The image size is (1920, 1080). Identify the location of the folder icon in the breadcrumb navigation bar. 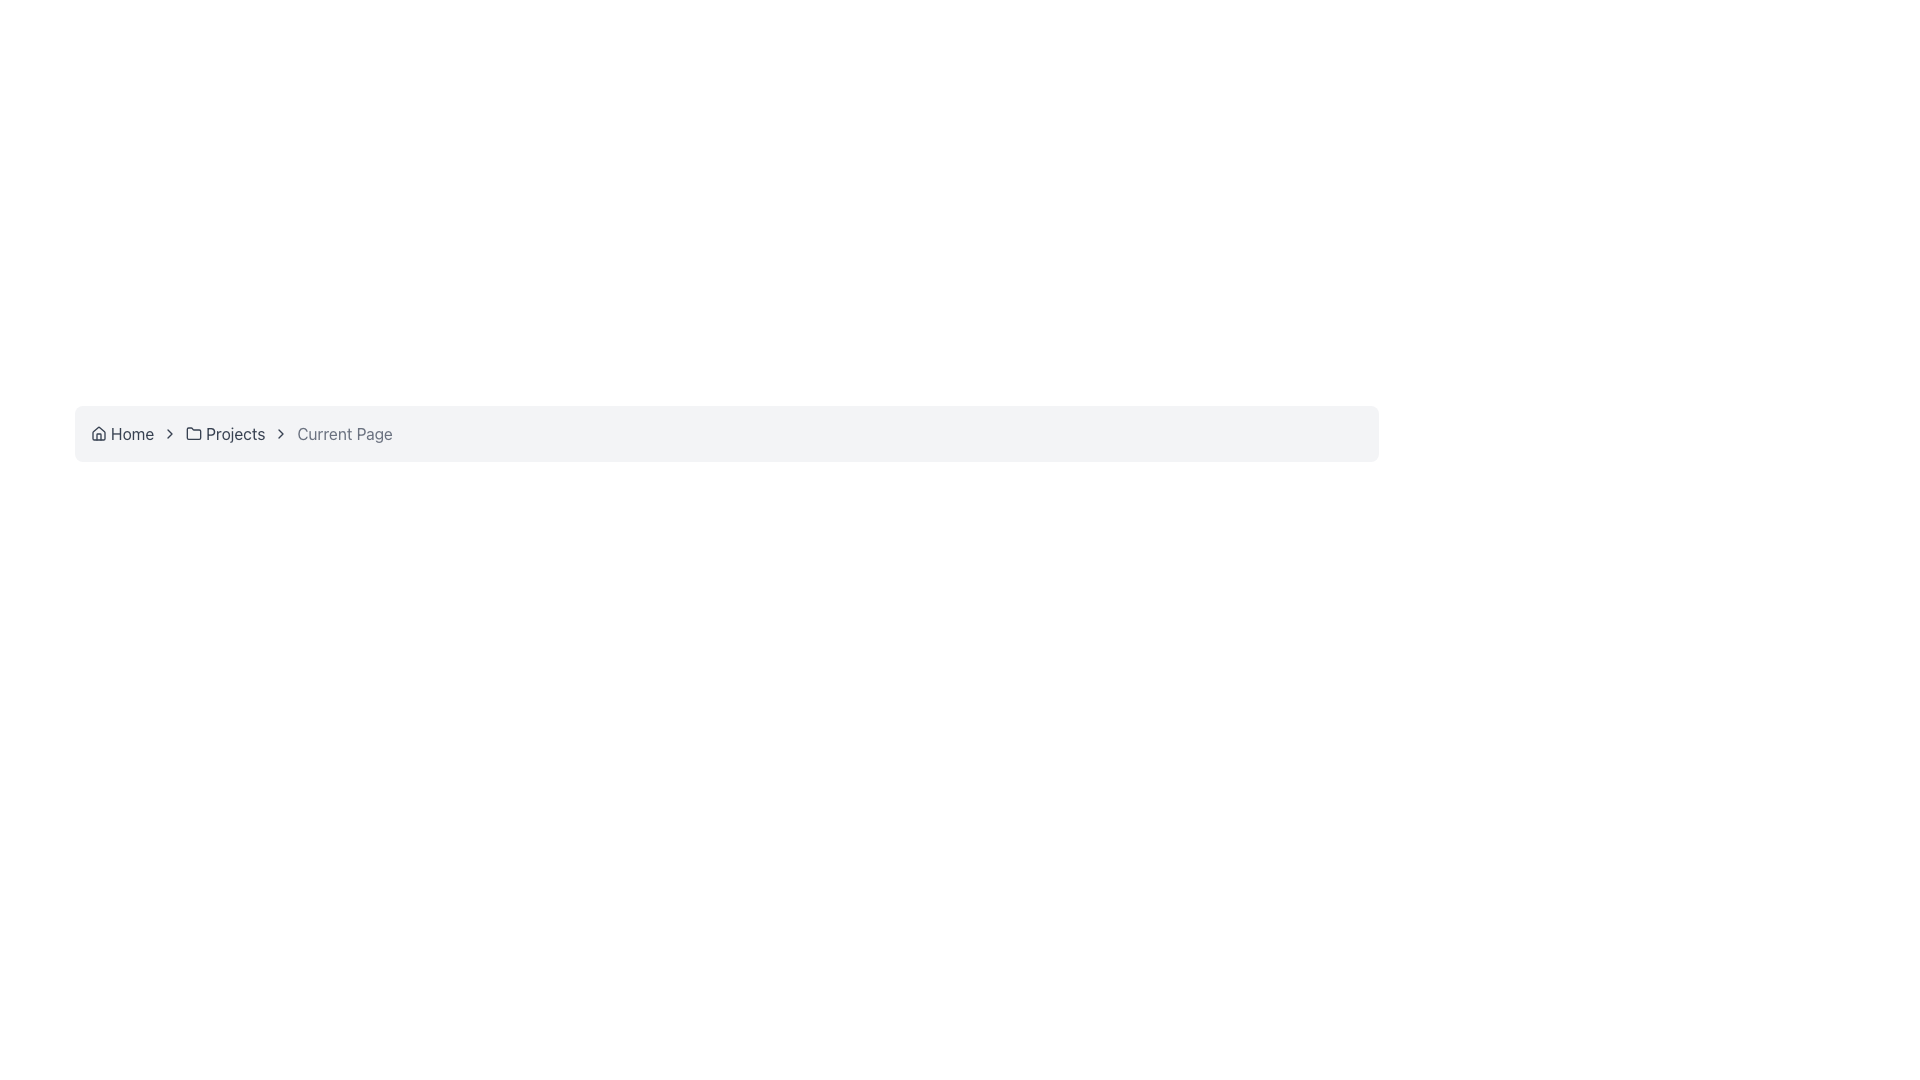
(194, 432).